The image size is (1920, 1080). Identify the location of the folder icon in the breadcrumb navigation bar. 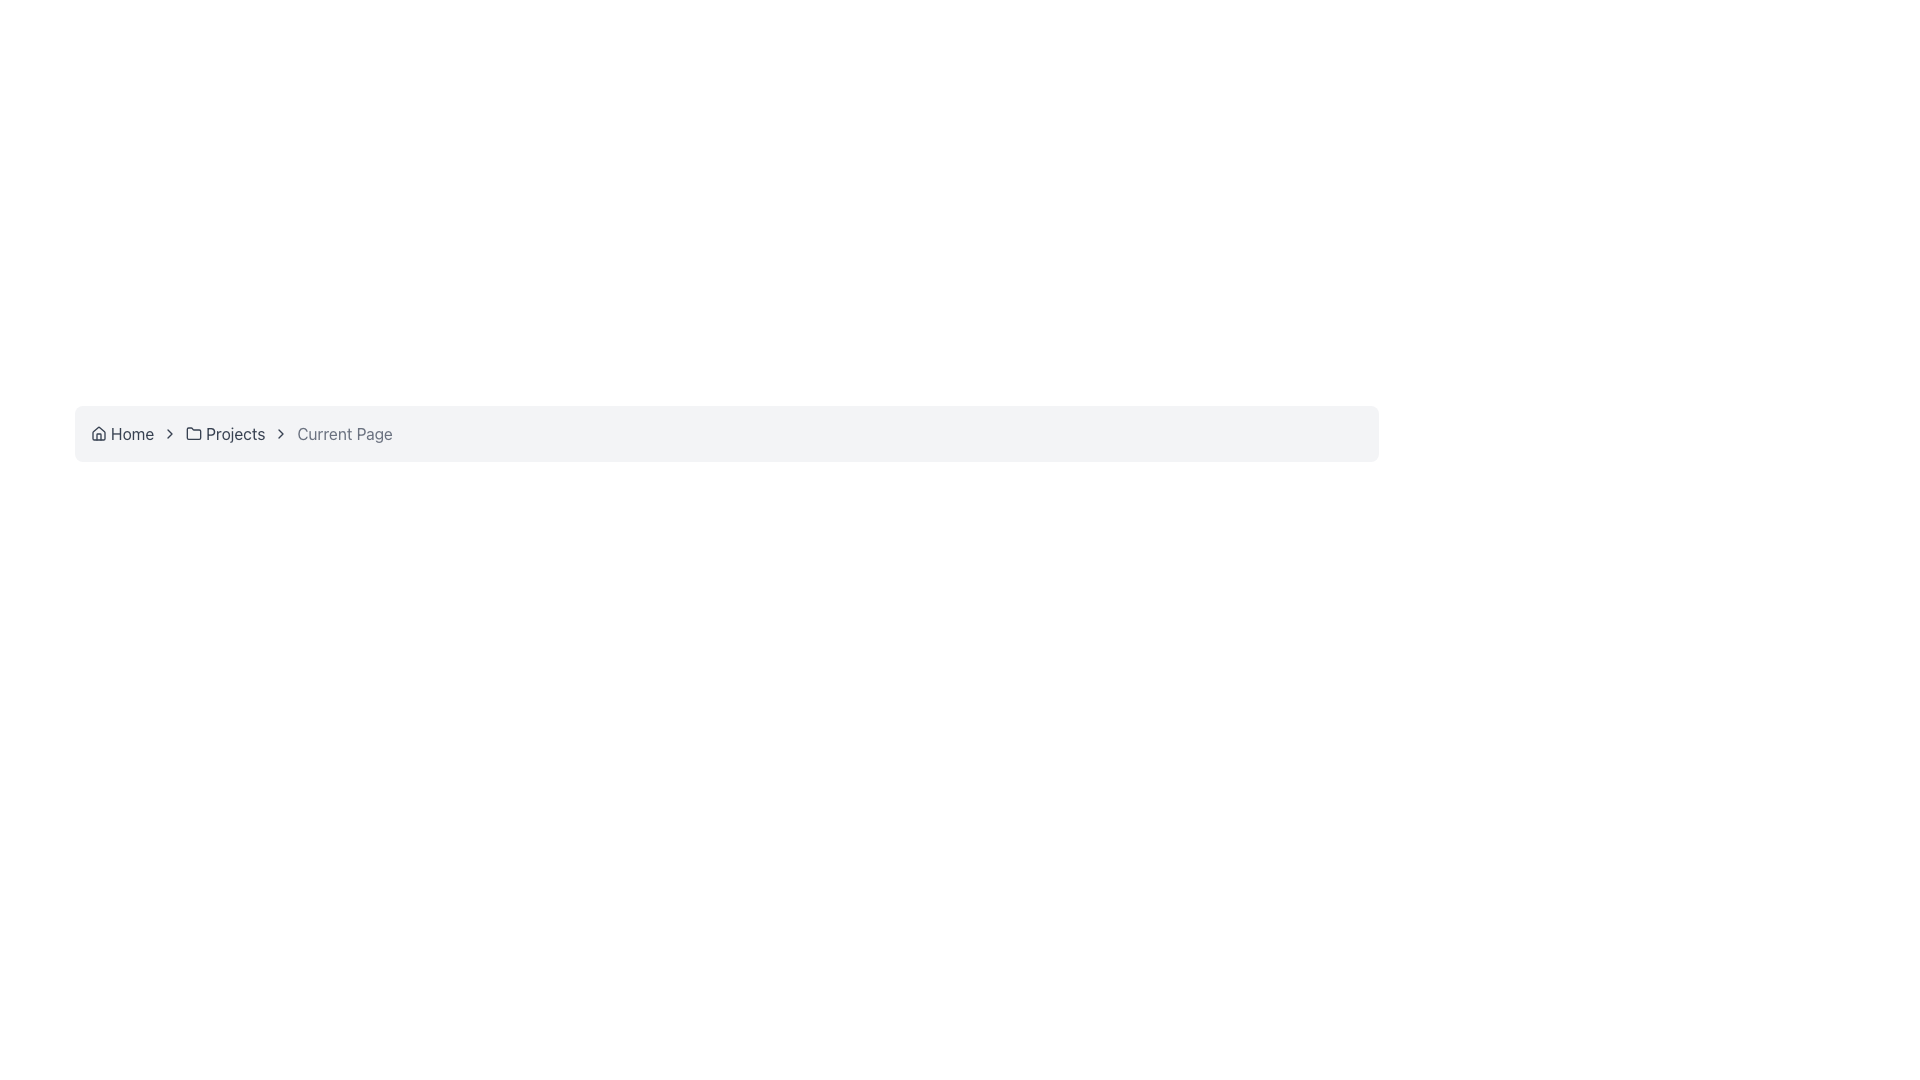
(194, 432).